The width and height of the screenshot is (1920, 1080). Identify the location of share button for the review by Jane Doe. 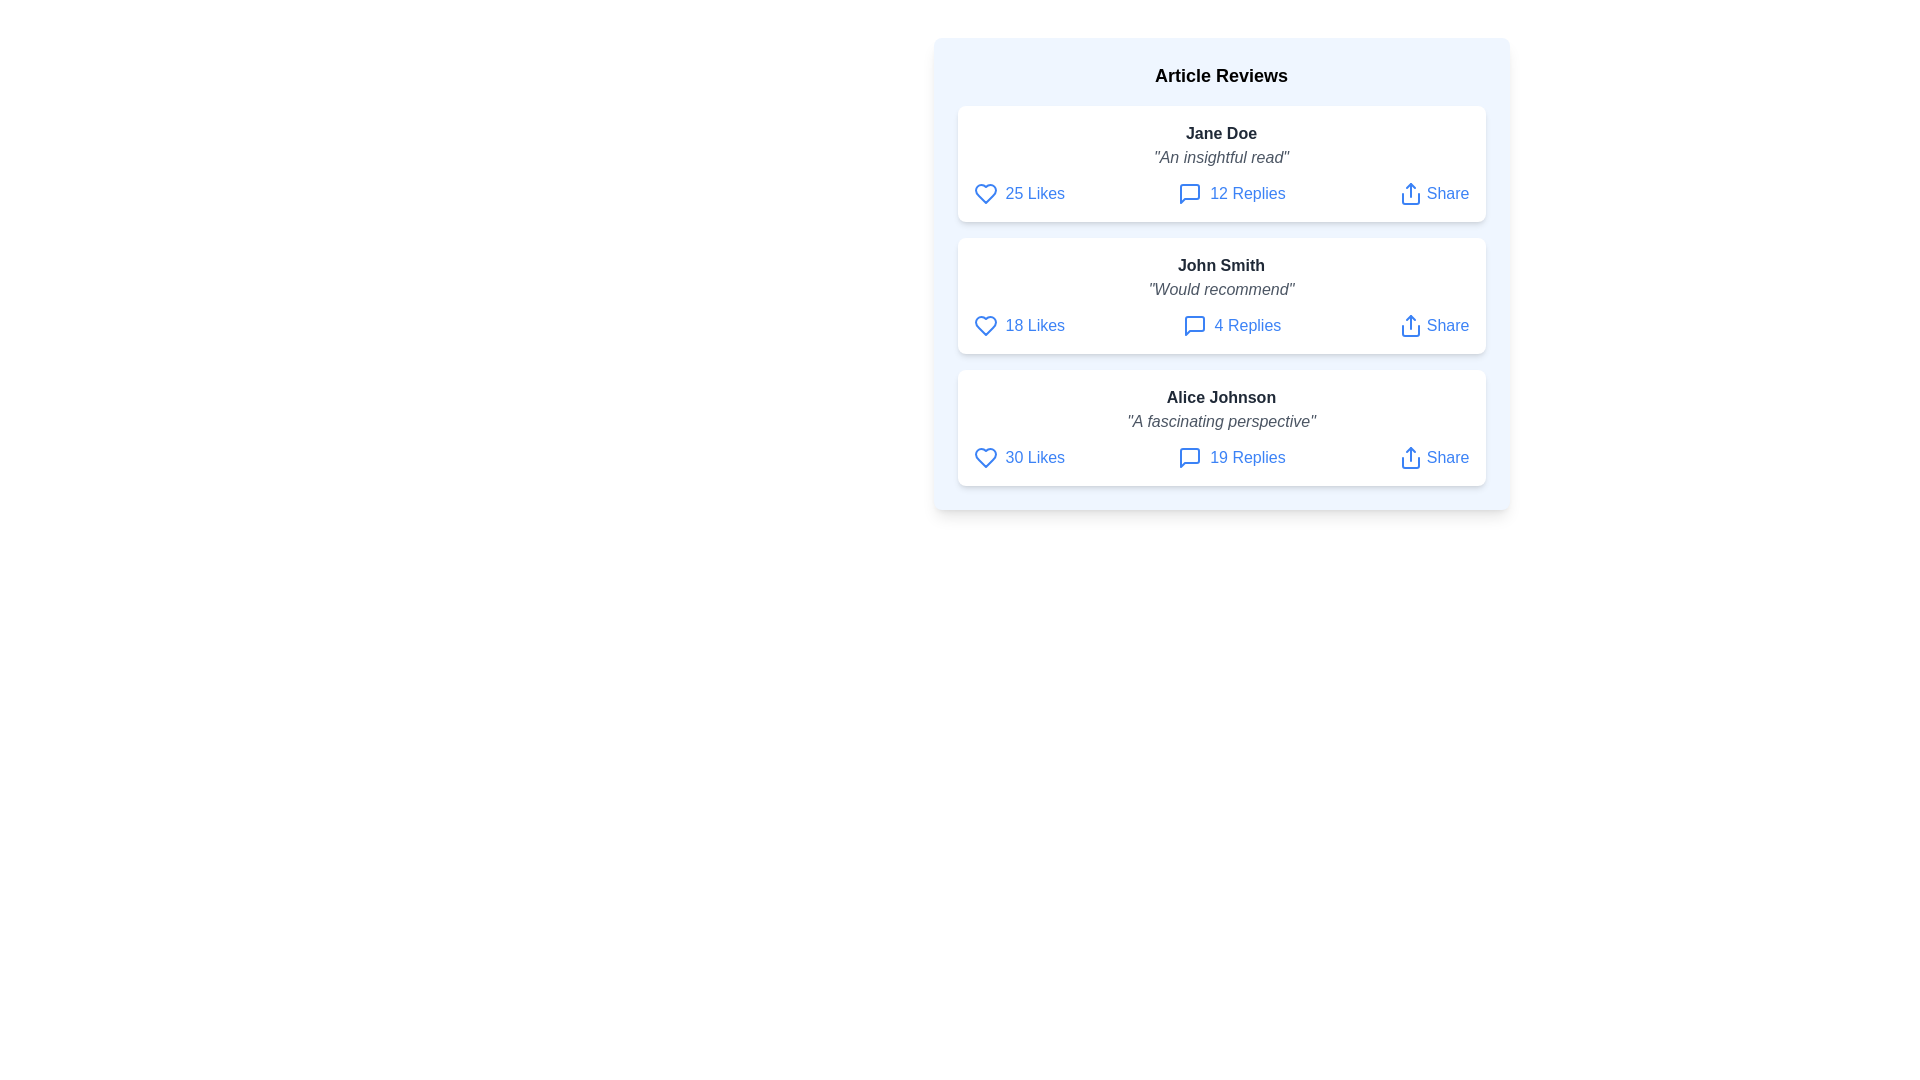
(1433, 193).